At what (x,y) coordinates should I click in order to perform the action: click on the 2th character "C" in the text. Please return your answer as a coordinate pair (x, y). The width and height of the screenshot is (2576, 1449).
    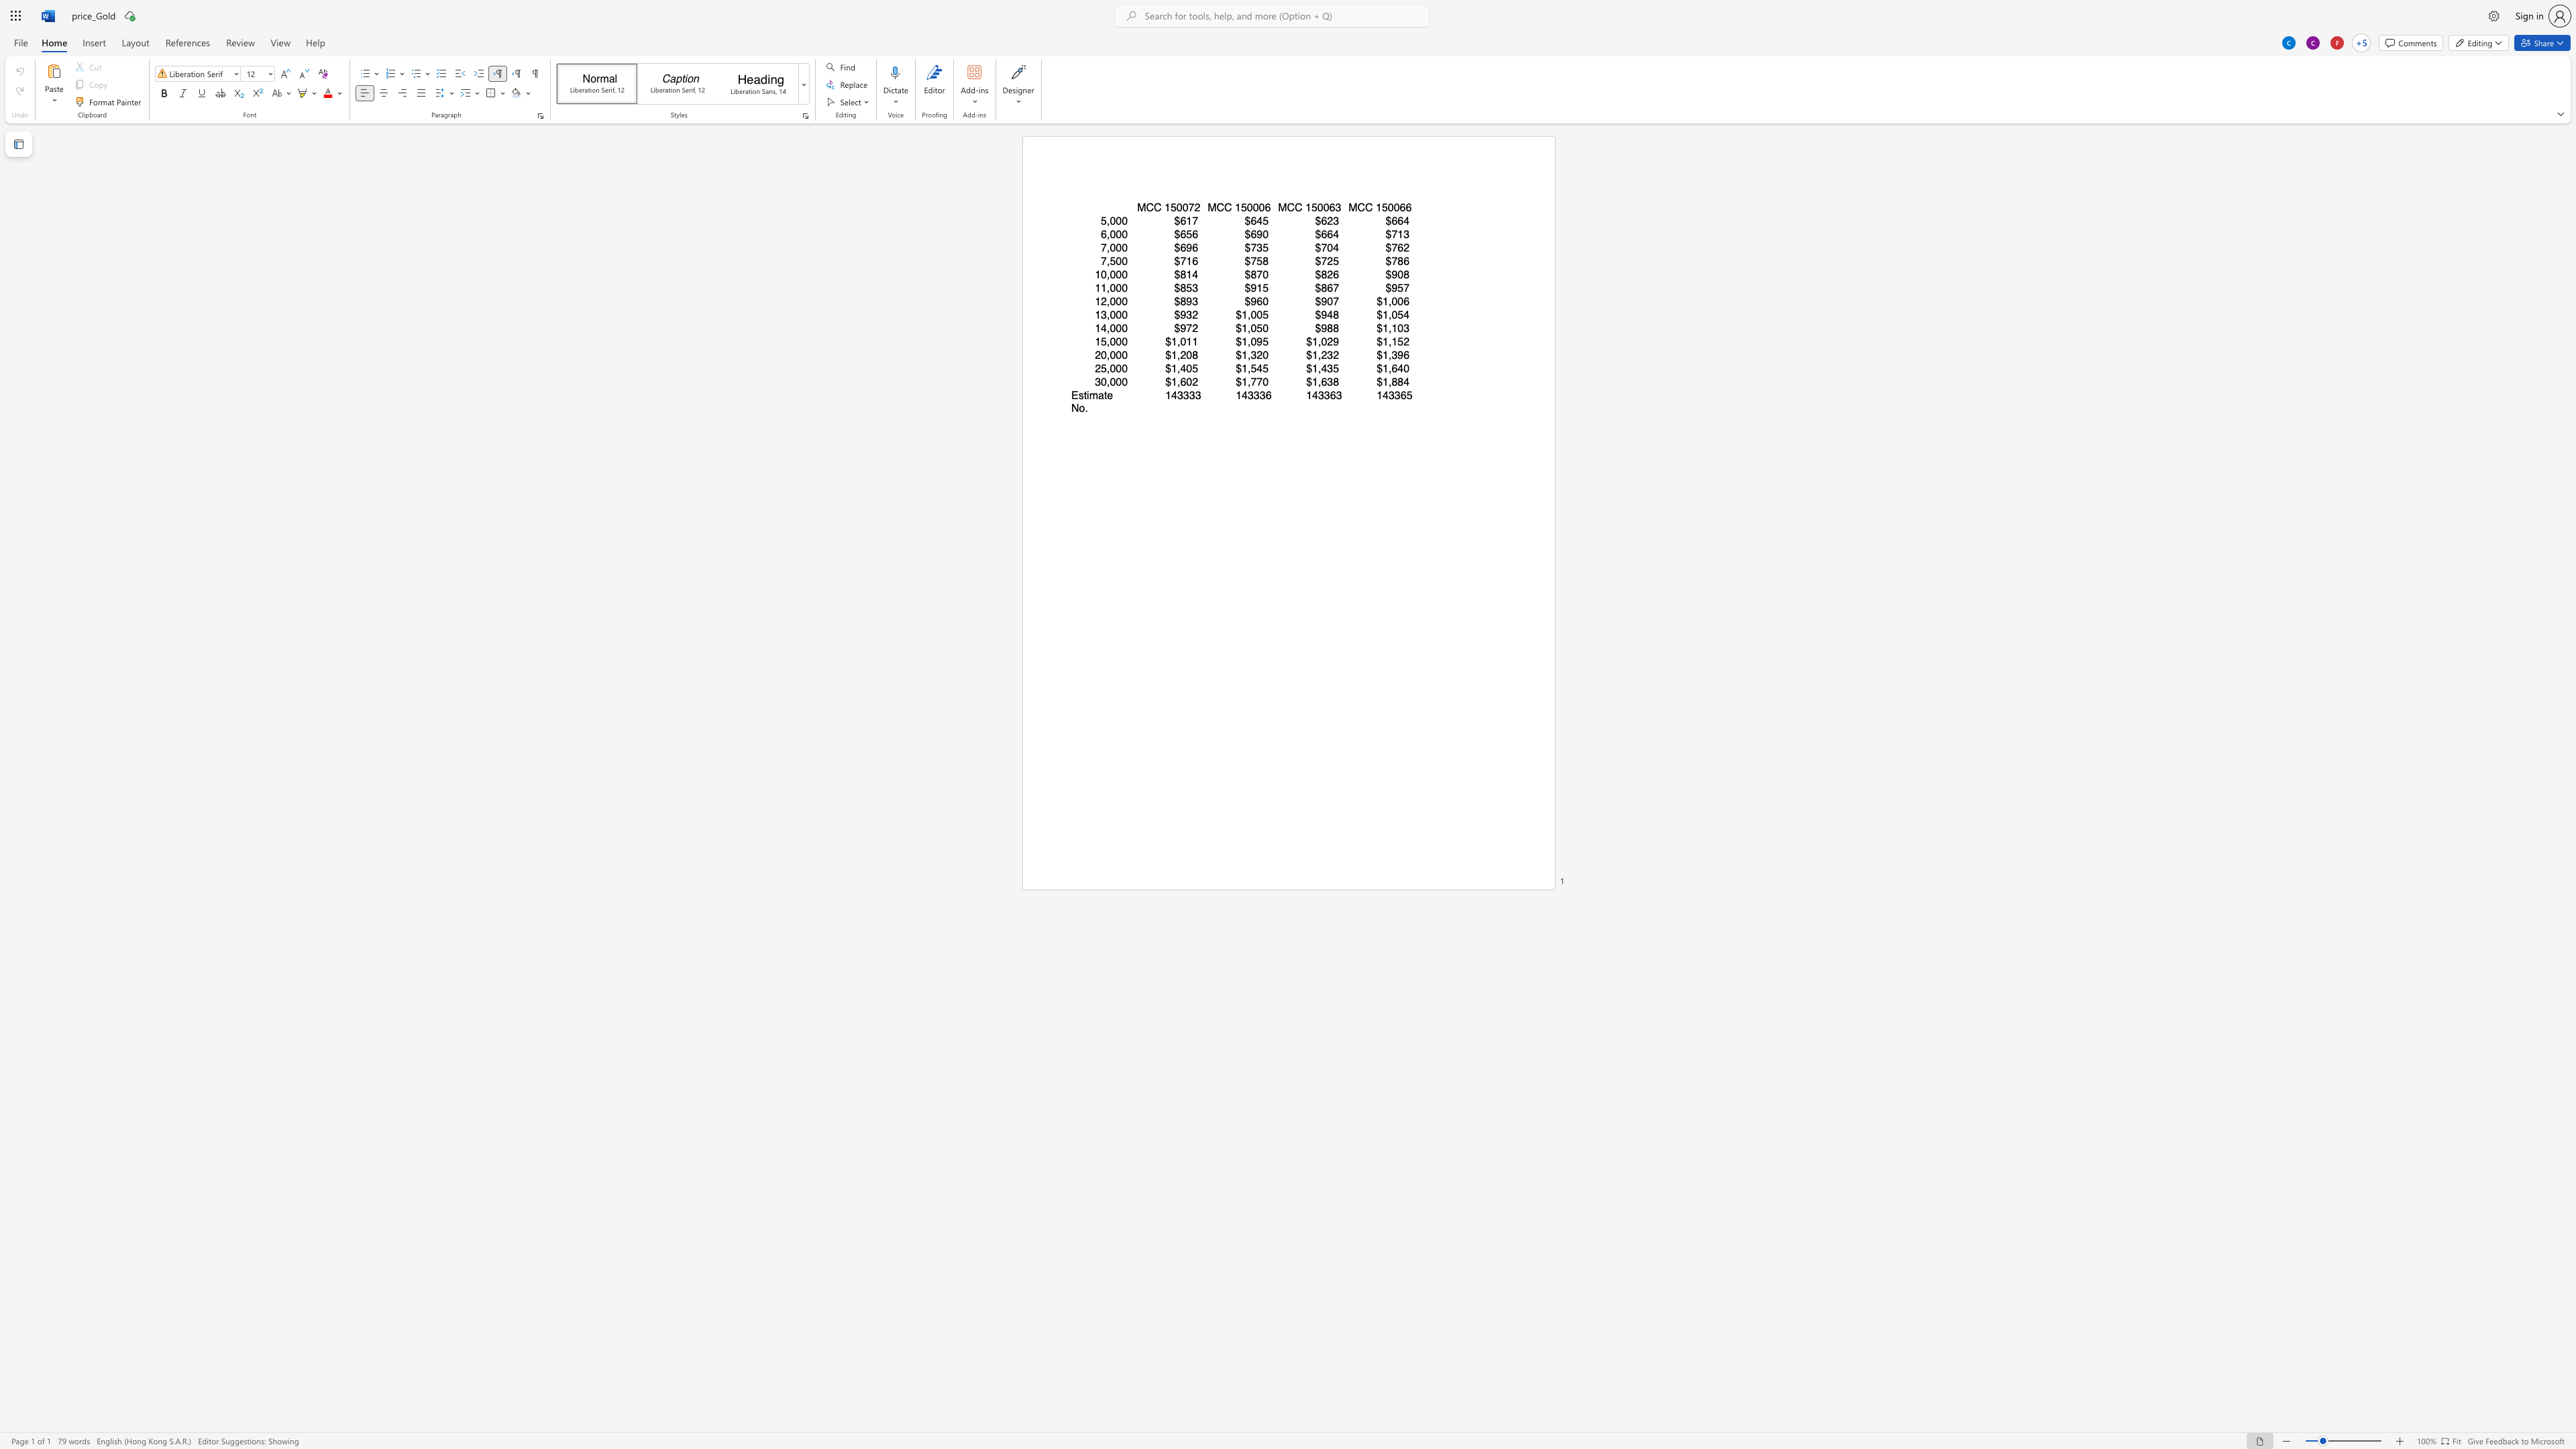
    Looking at the image, I should click on (1227, 207).